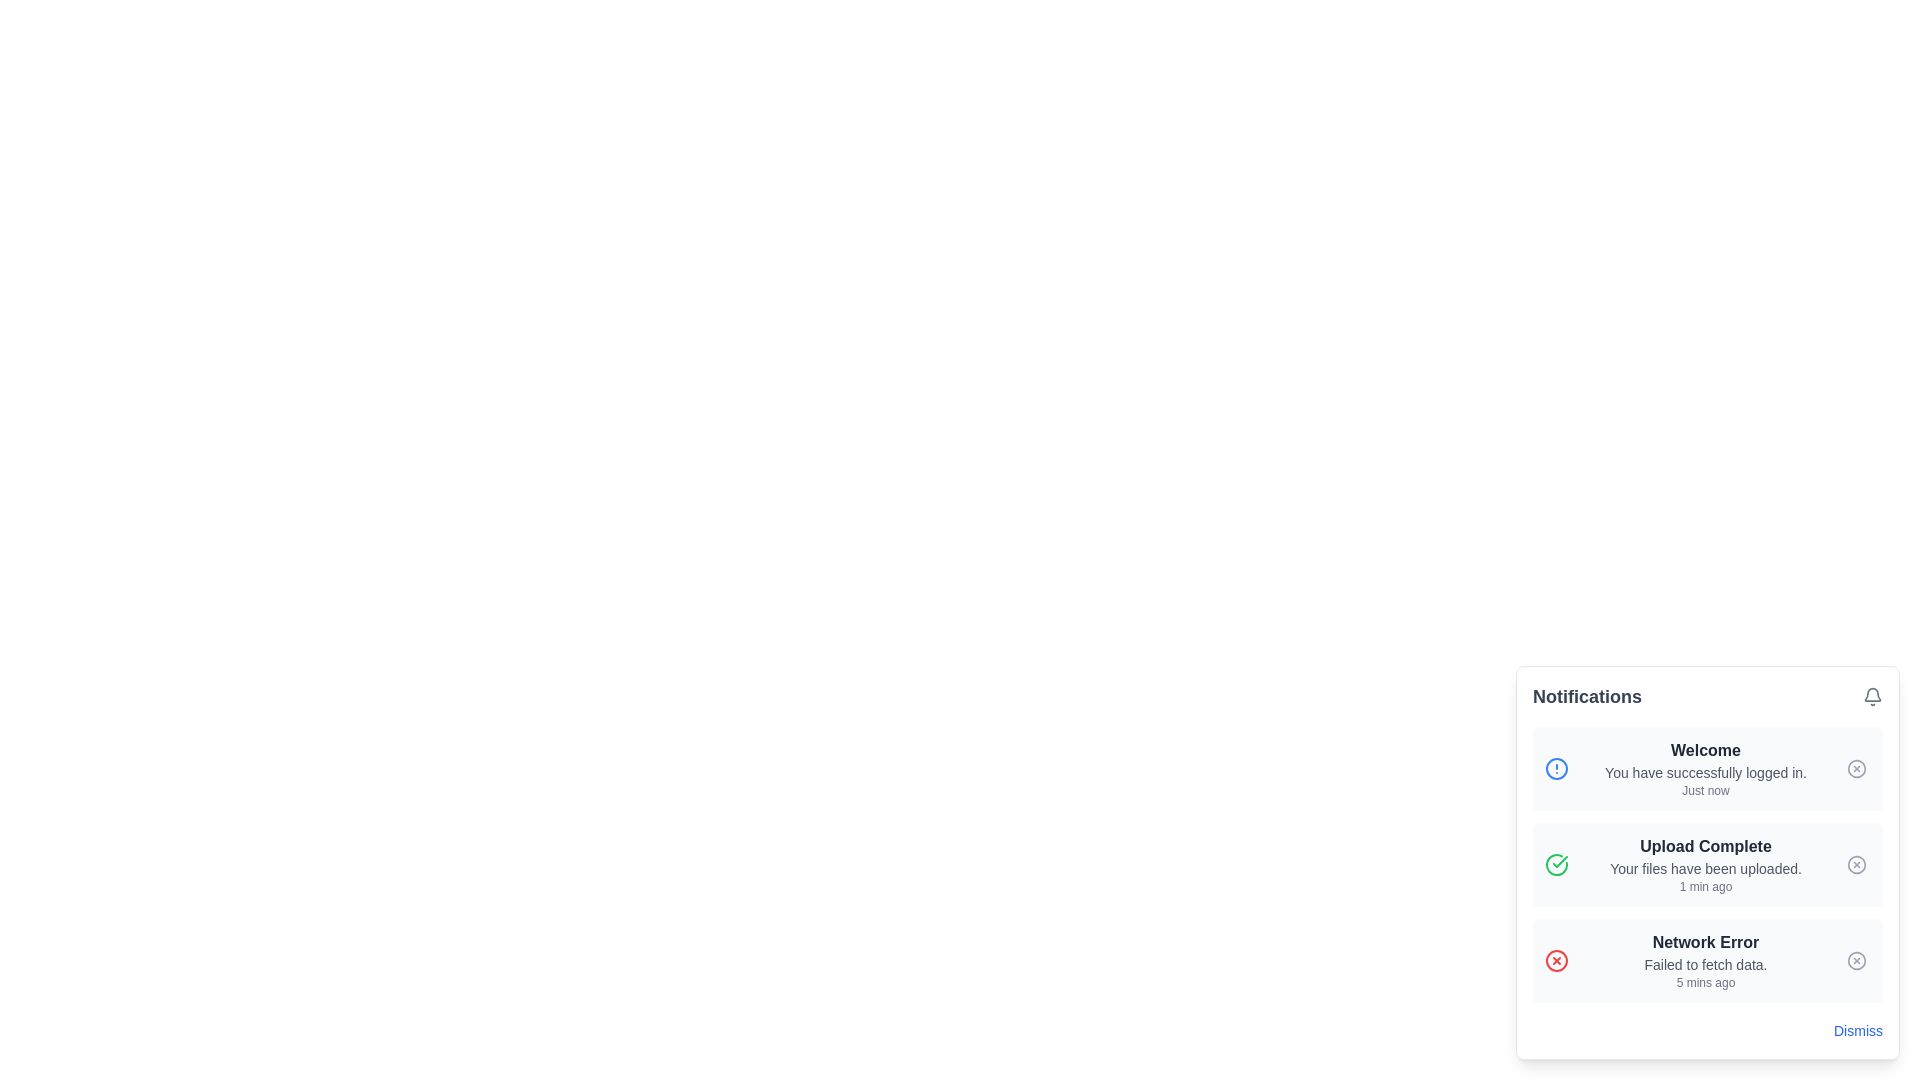 This screenshot has height=1080, width=1920. I want to click on the 'Upload Complete' text label that is prominently displayed in bold black font within the second notification card of the notification list, so click(1704, 847).